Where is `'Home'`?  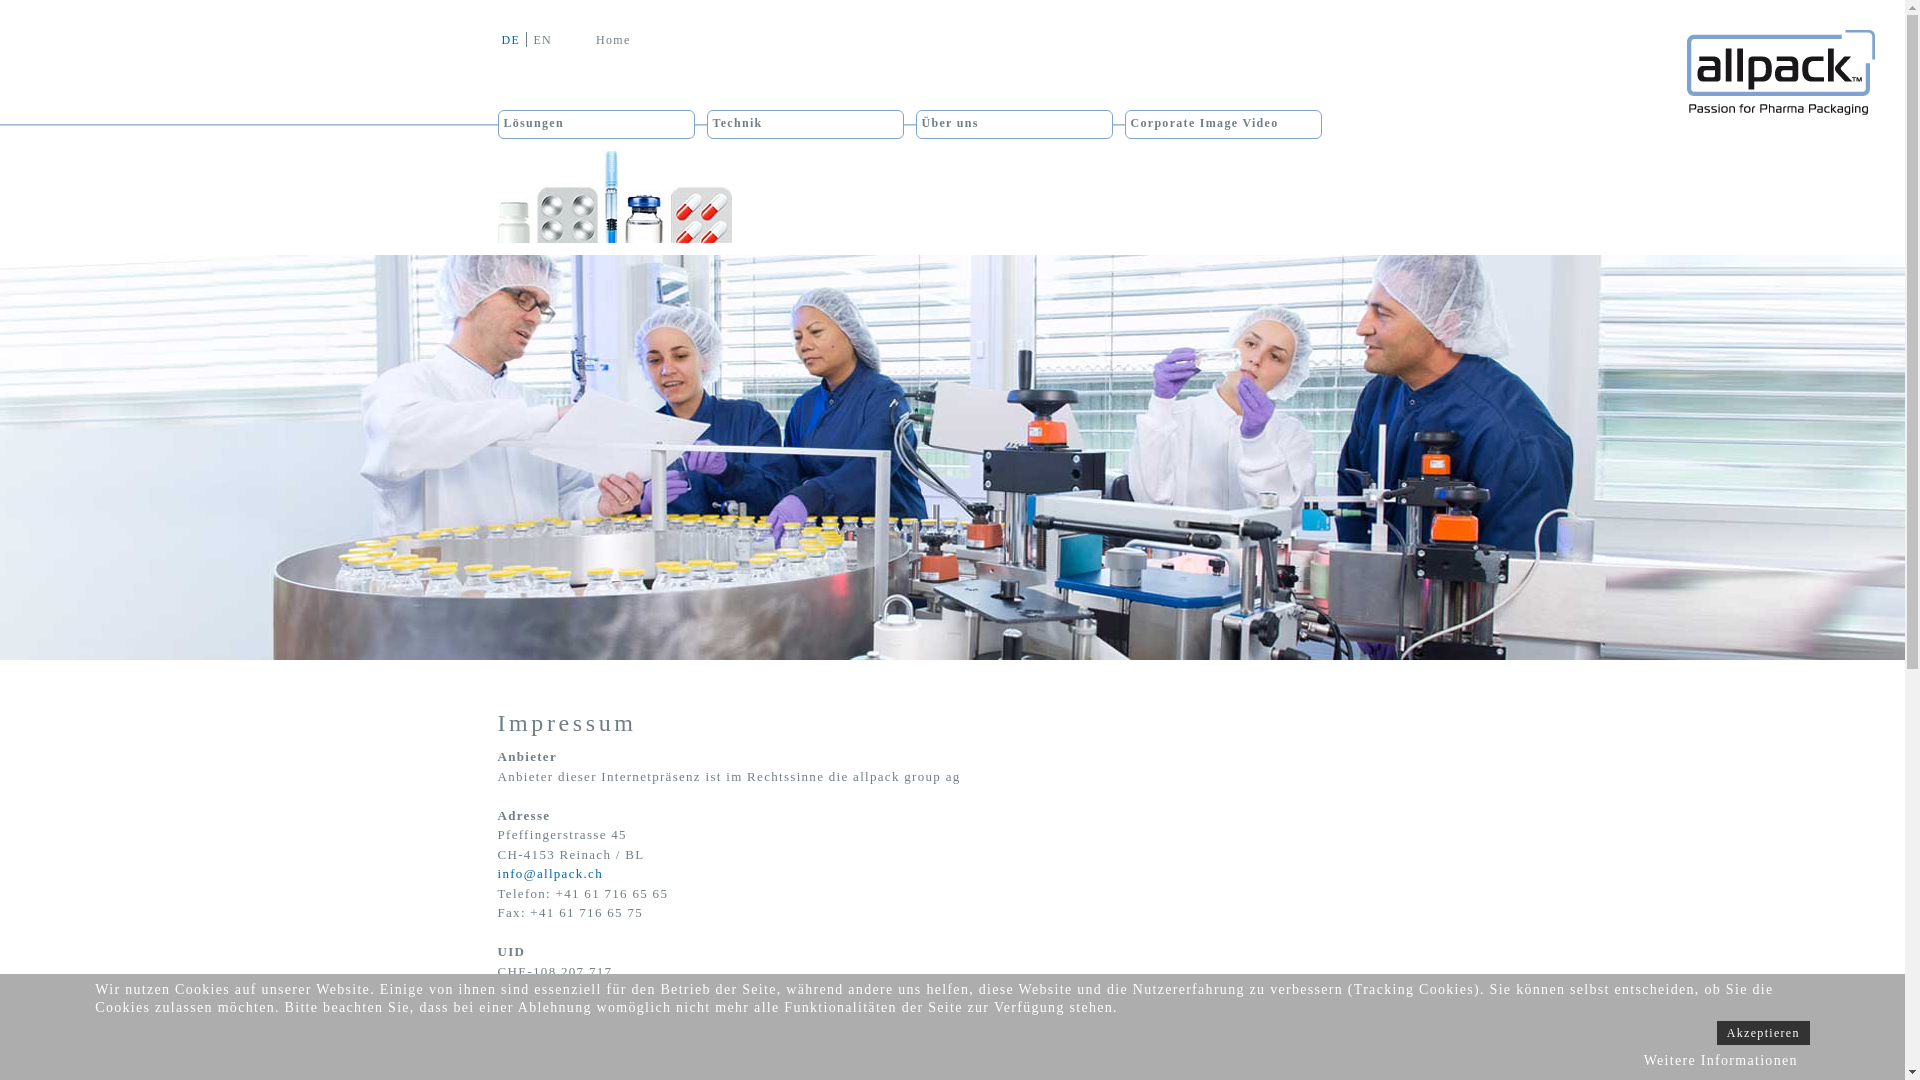
'Home' is located at coordinates (622, 39).